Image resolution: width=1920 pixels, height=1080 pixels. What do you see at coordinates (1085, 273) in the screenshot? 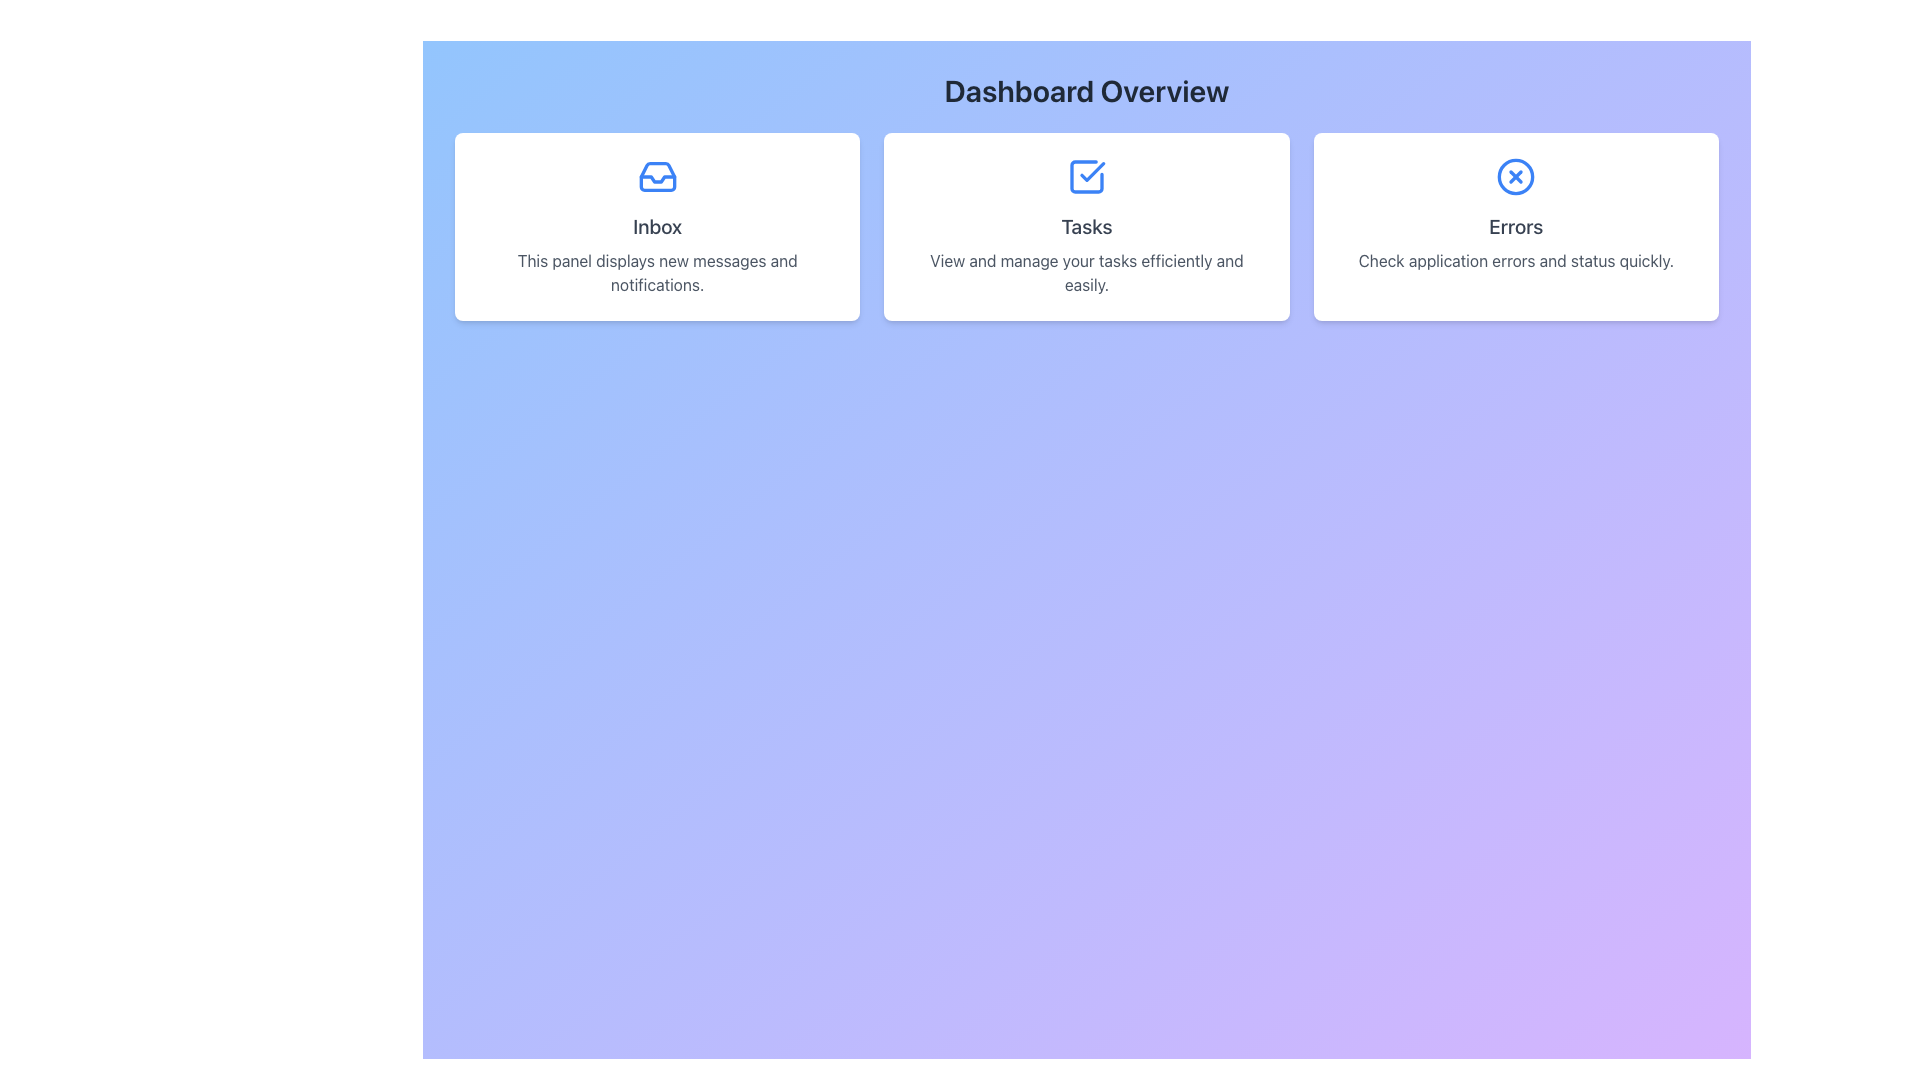
I see `the text paragraph displaying 'View and manage your tasks efficiently and easily.' which is located below the 'Tasks' header` at bounding box center [1085, 273].